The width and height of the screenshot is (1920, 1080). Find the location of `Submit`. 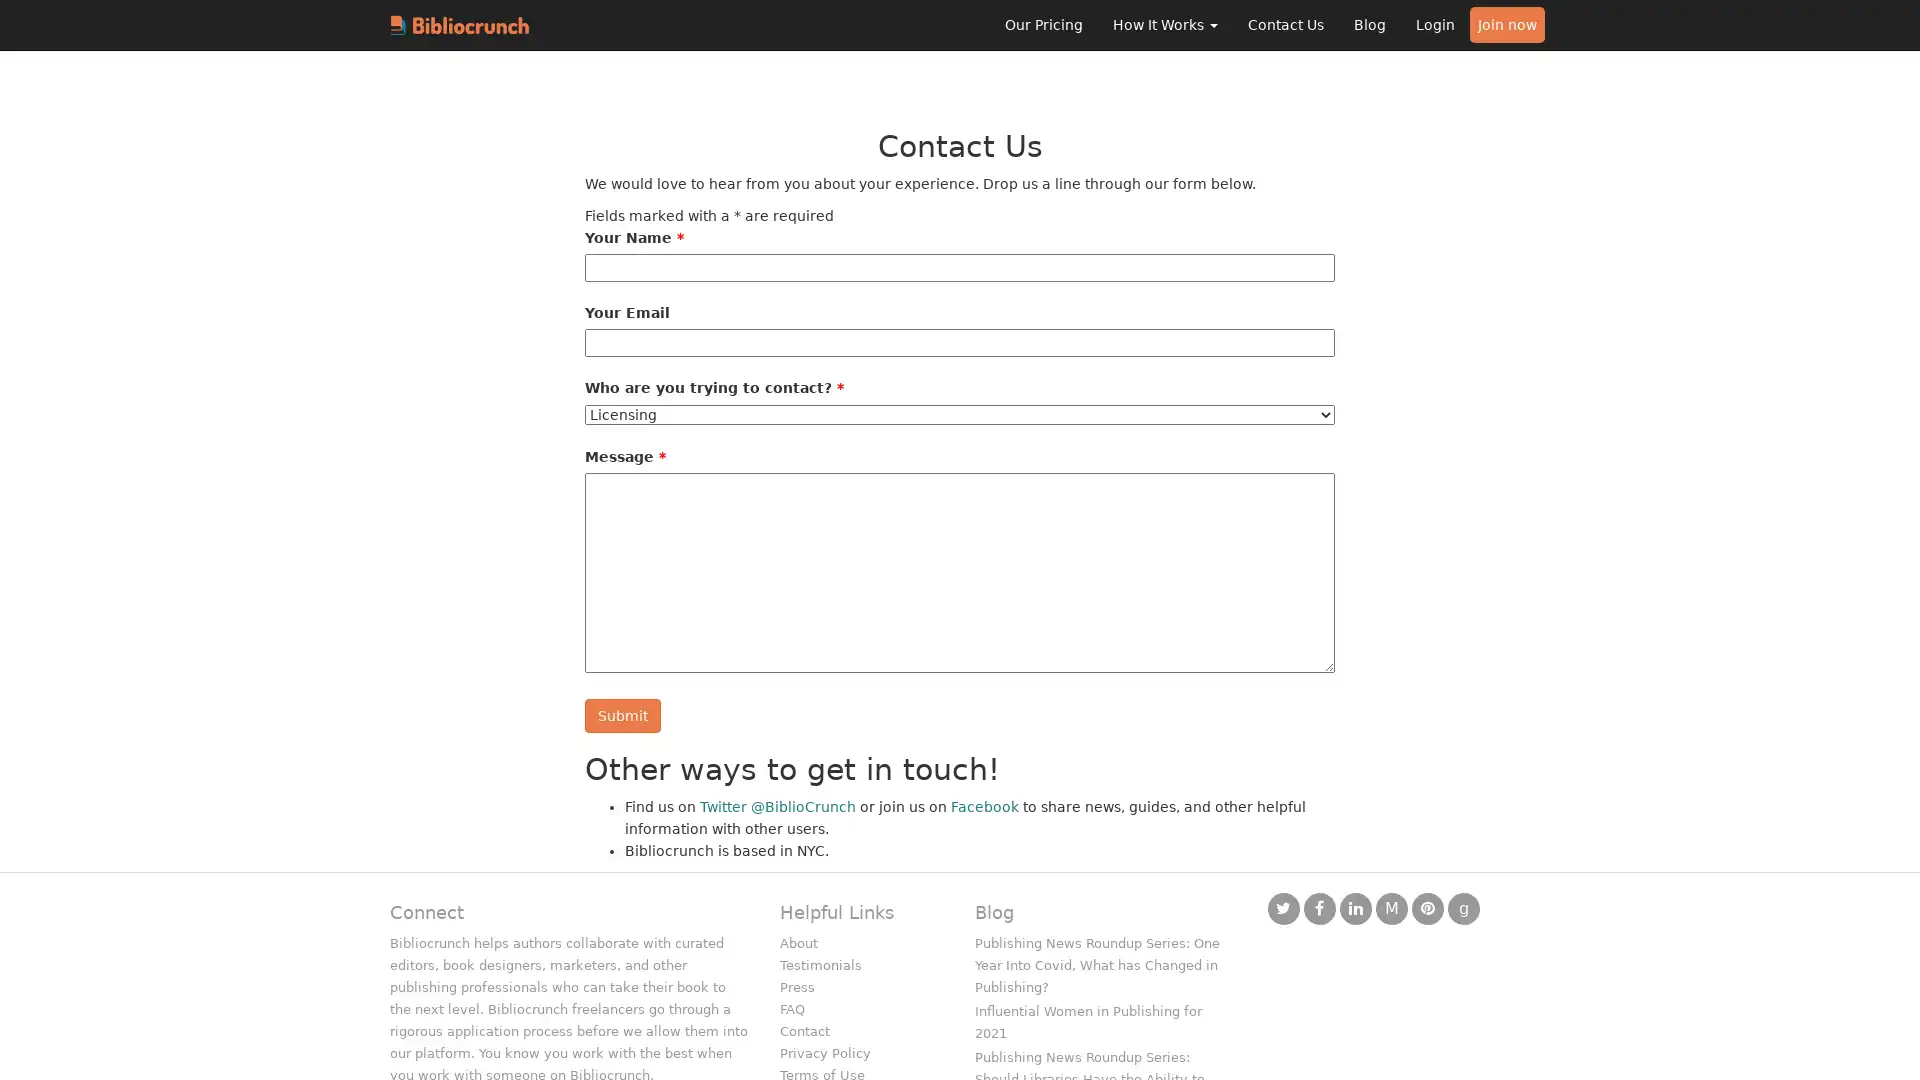

Submit is located at coordinates (622, 715).